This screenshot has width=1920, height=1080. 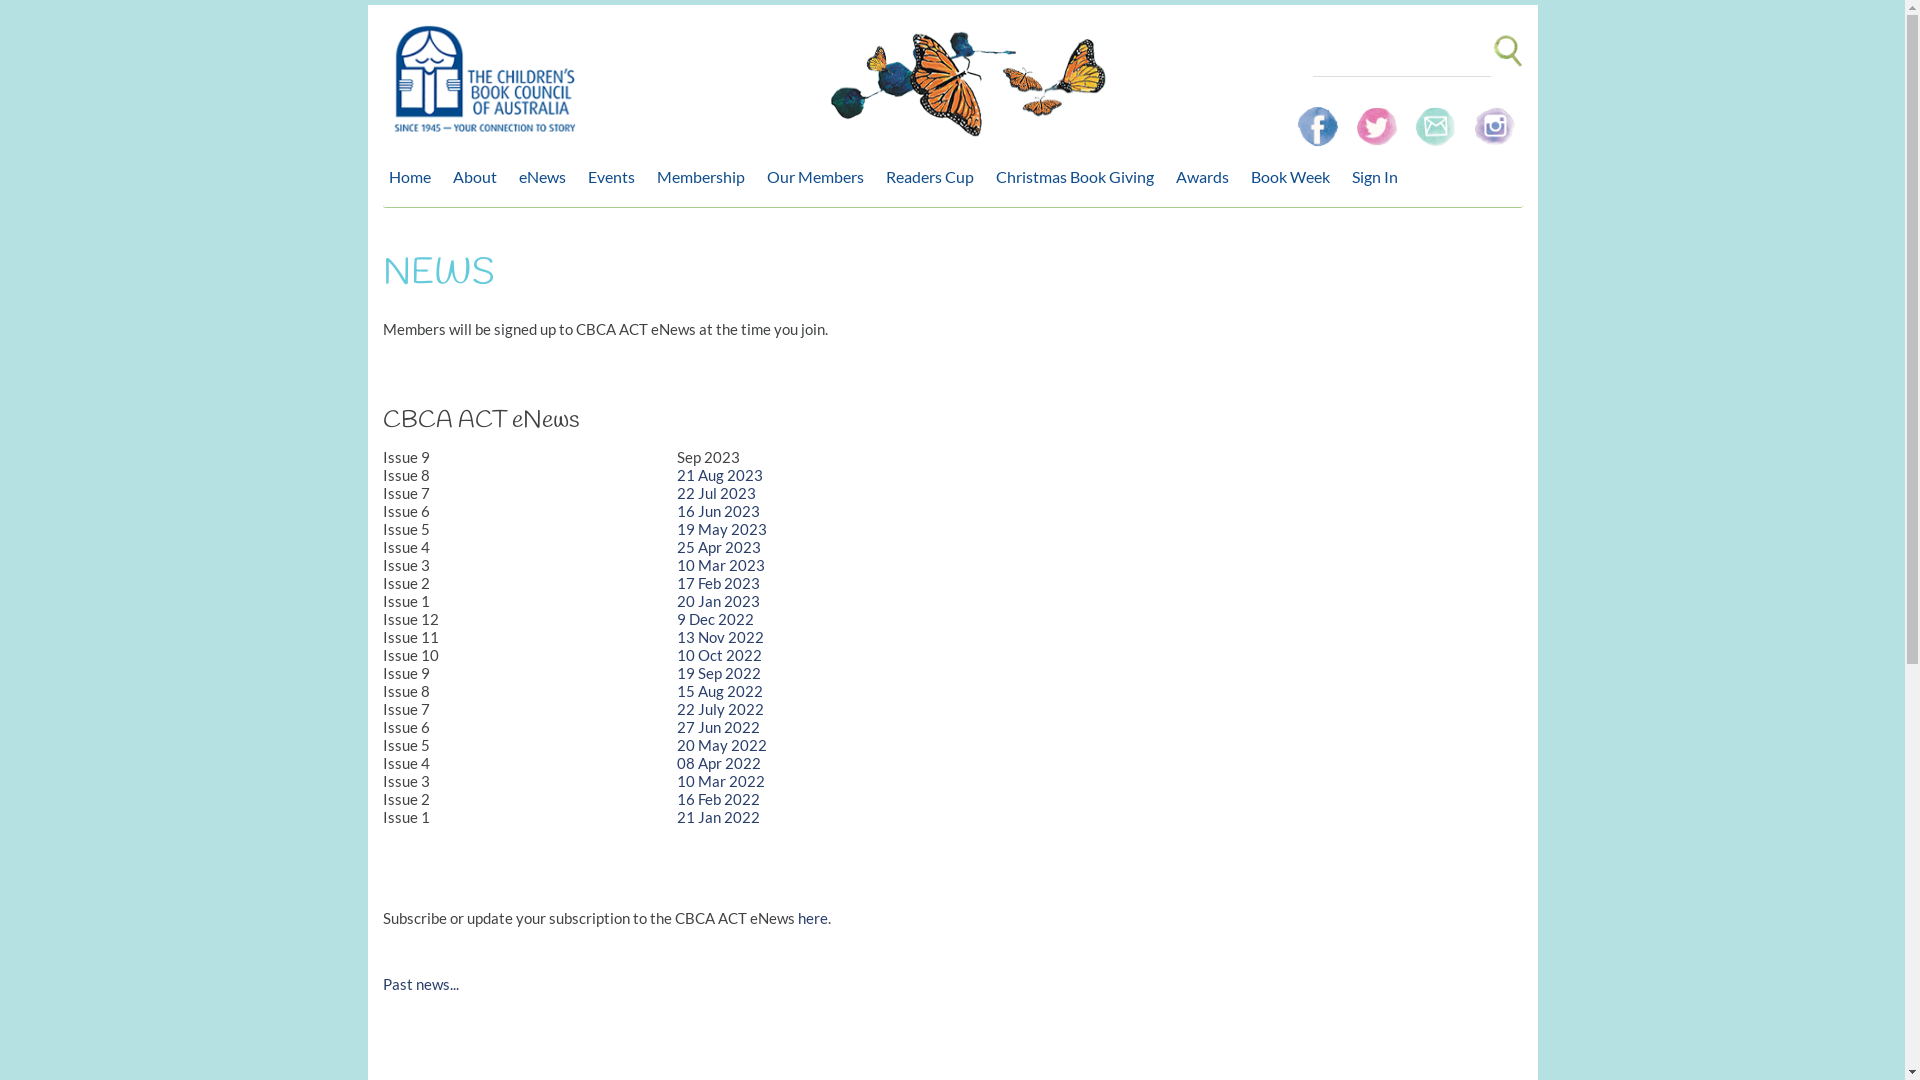 I want to click on '22 July 2022', so click(x=720, y=708).